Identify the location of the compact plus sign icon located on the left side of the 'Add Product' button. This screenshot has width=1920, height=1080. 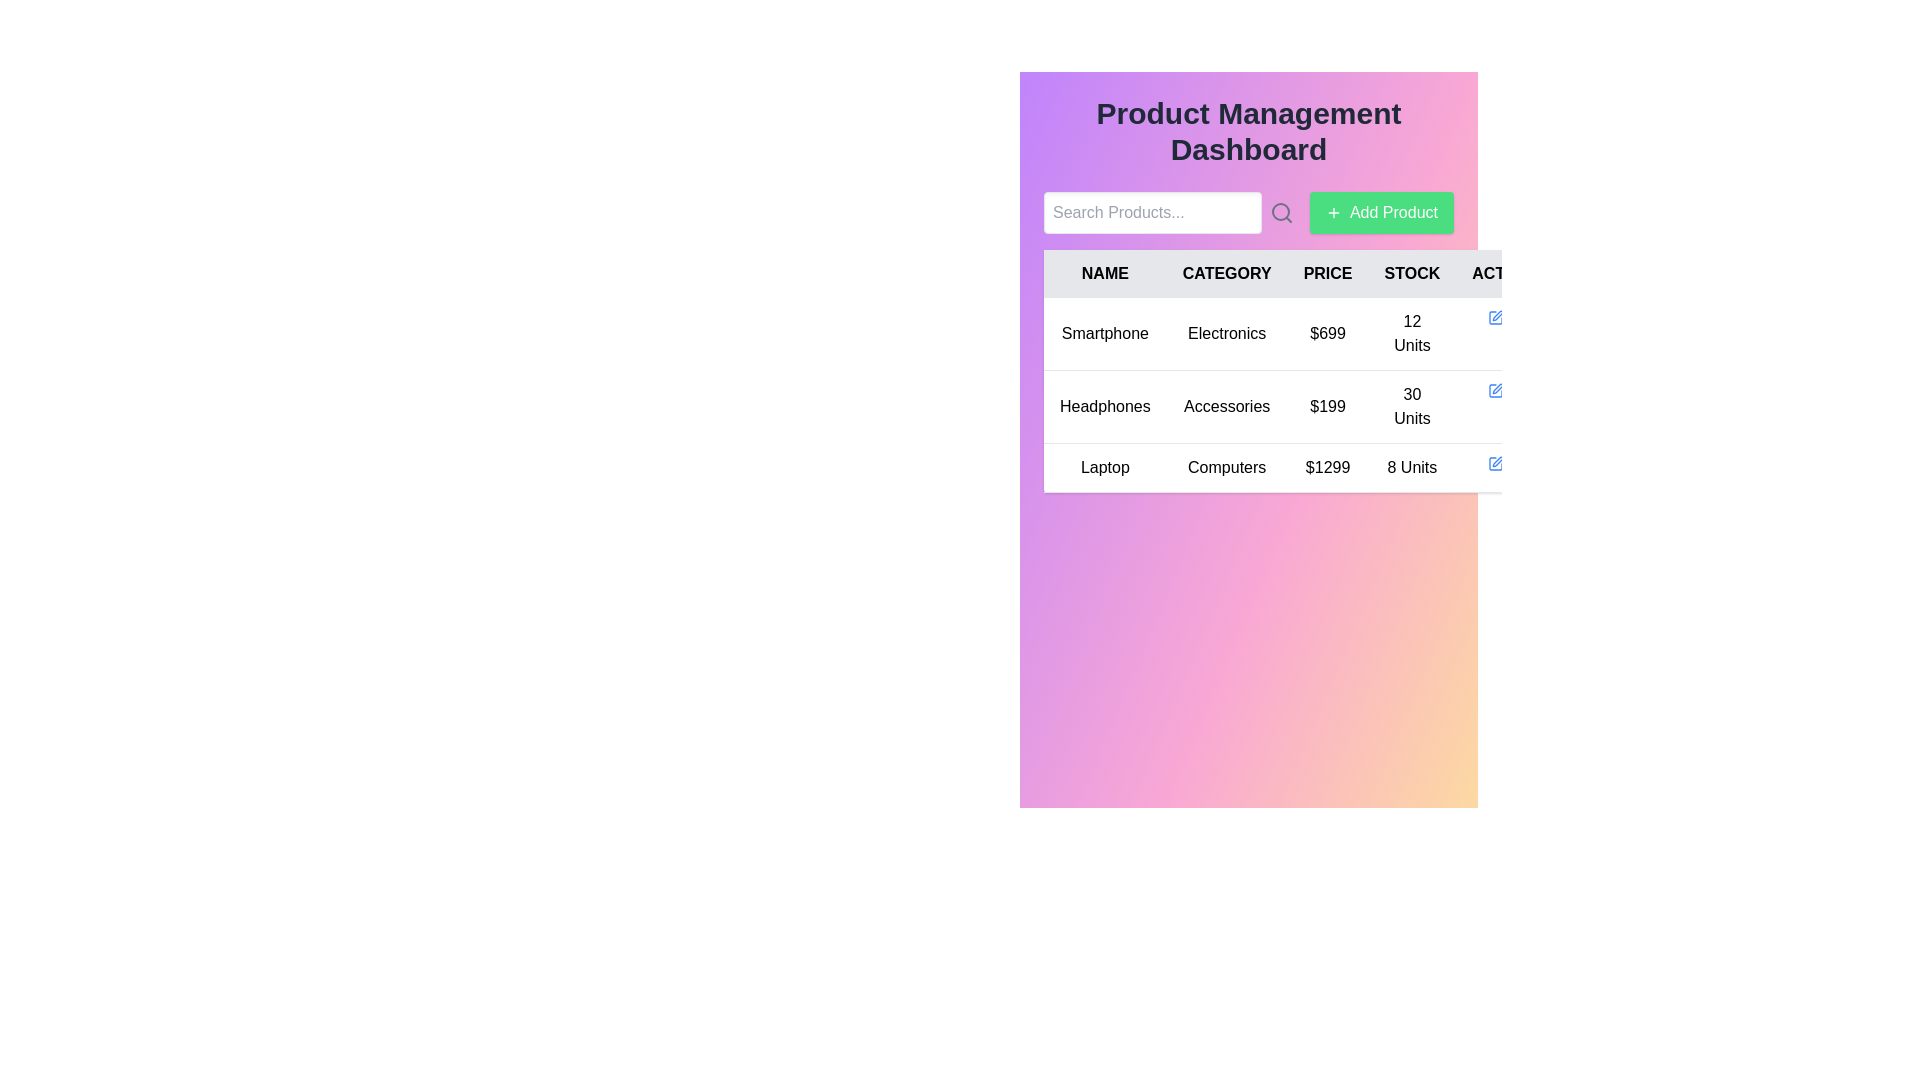
(1334, 212).